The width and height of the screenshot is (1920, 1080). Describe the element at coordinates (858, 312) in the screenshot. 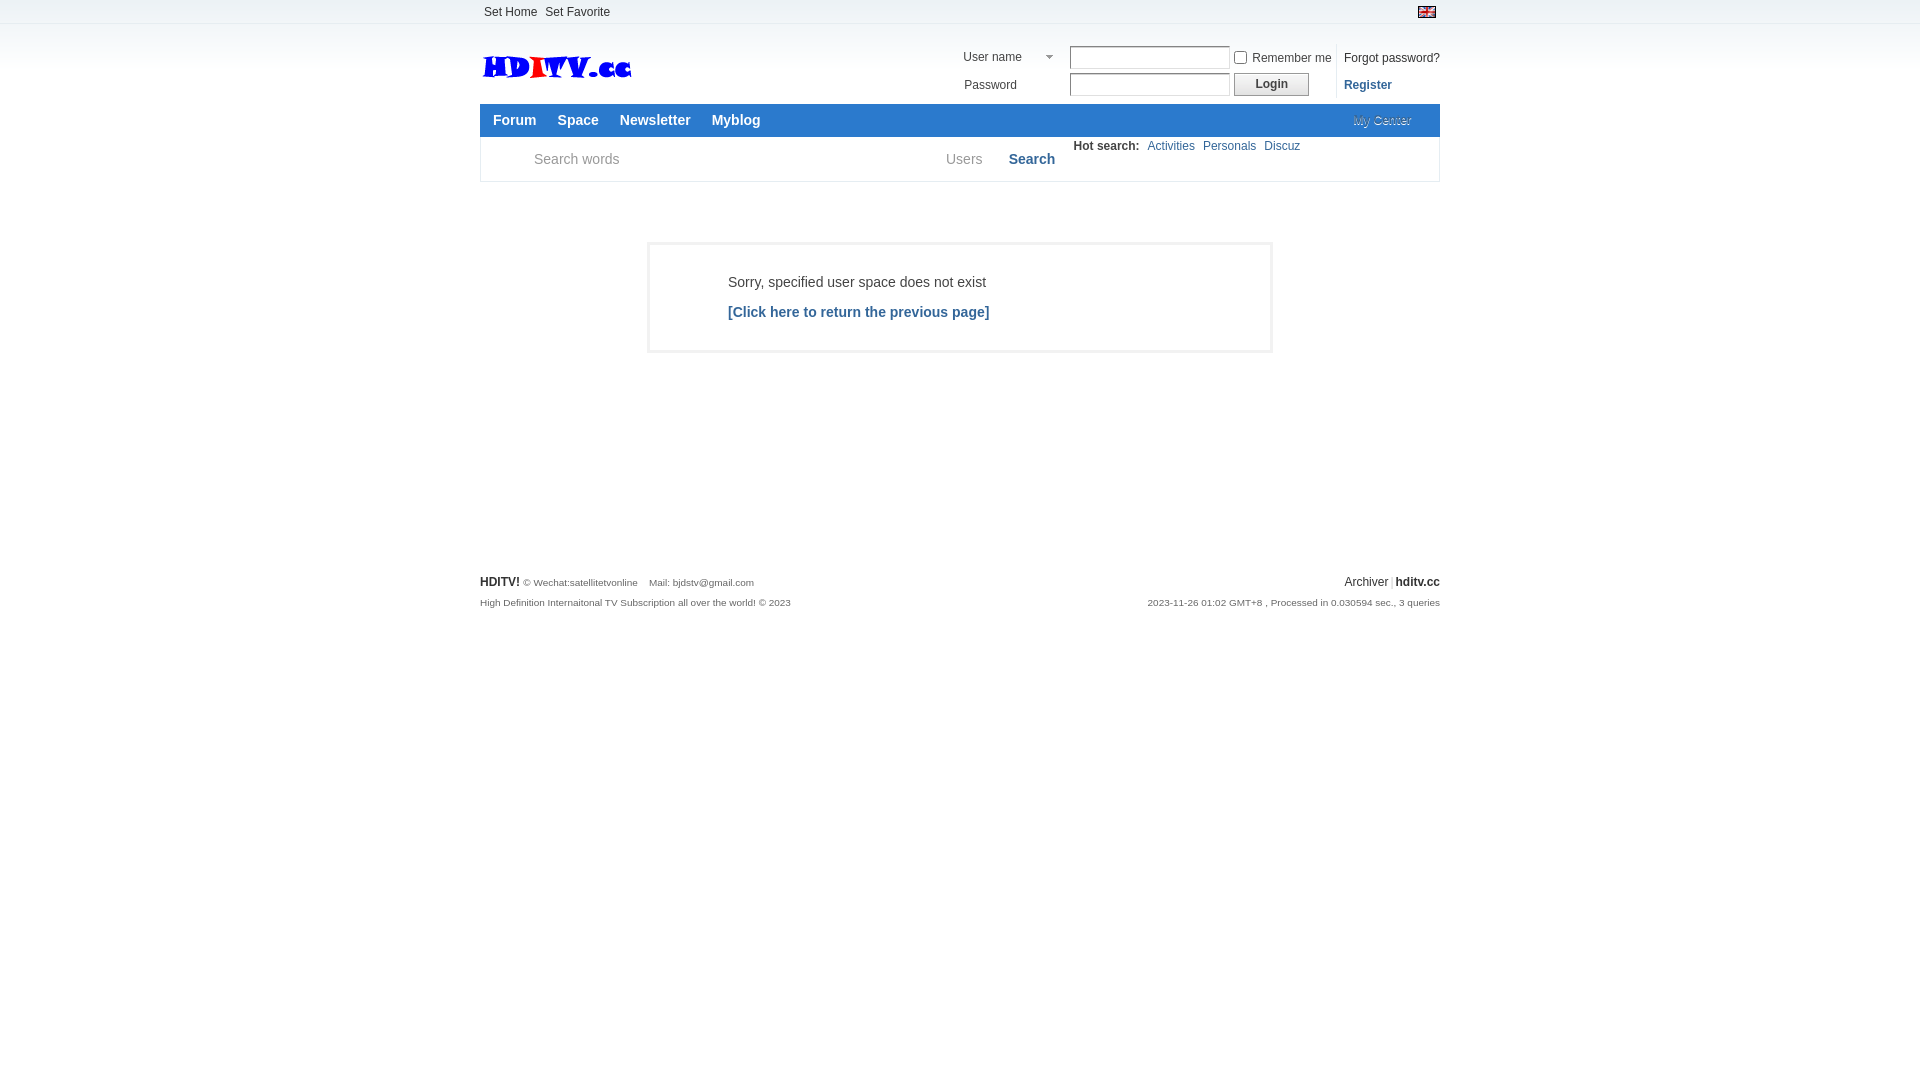

I see `'[Click here to return the previous page]'` at that location.